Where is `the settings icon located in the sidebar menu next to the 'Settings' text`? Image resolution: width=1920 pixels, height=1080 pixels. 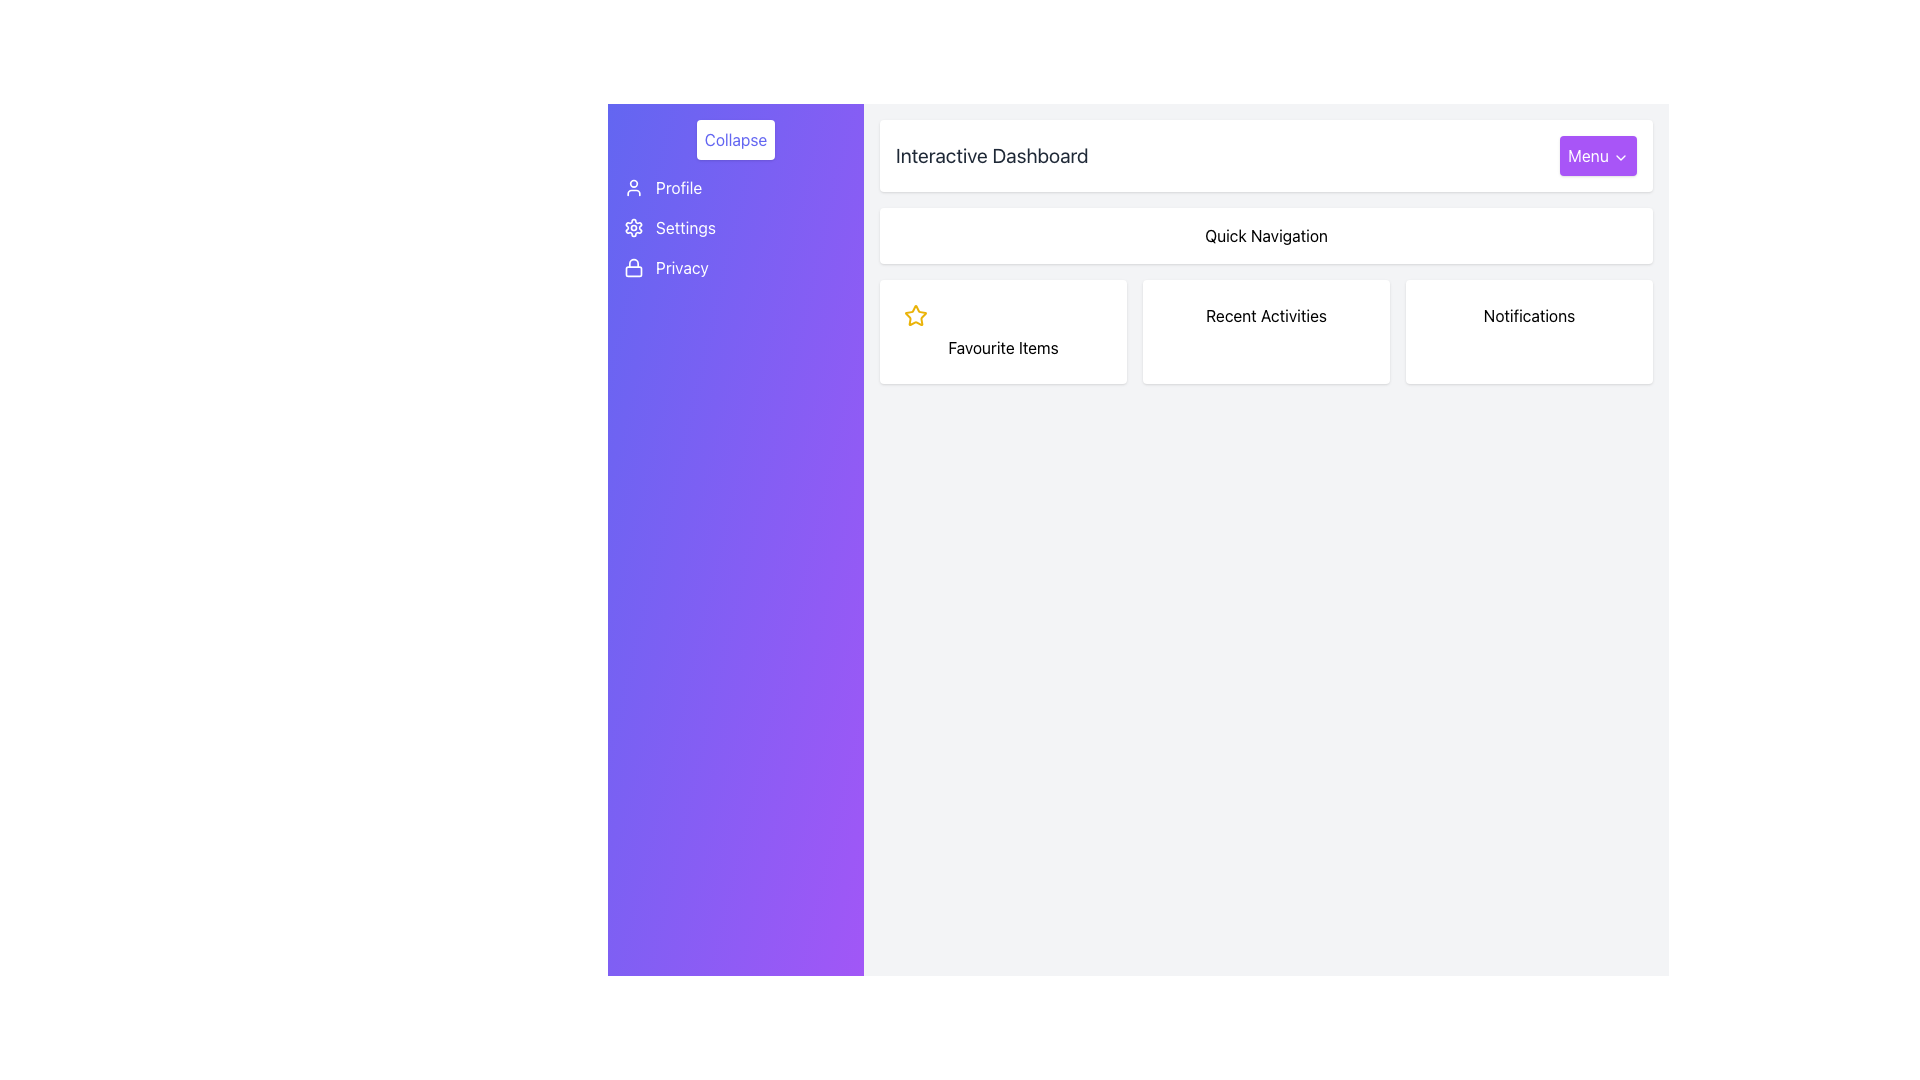 the settings icon located in the sidebar menu next to the 'Settings' text is located at coordinates (632, 226).